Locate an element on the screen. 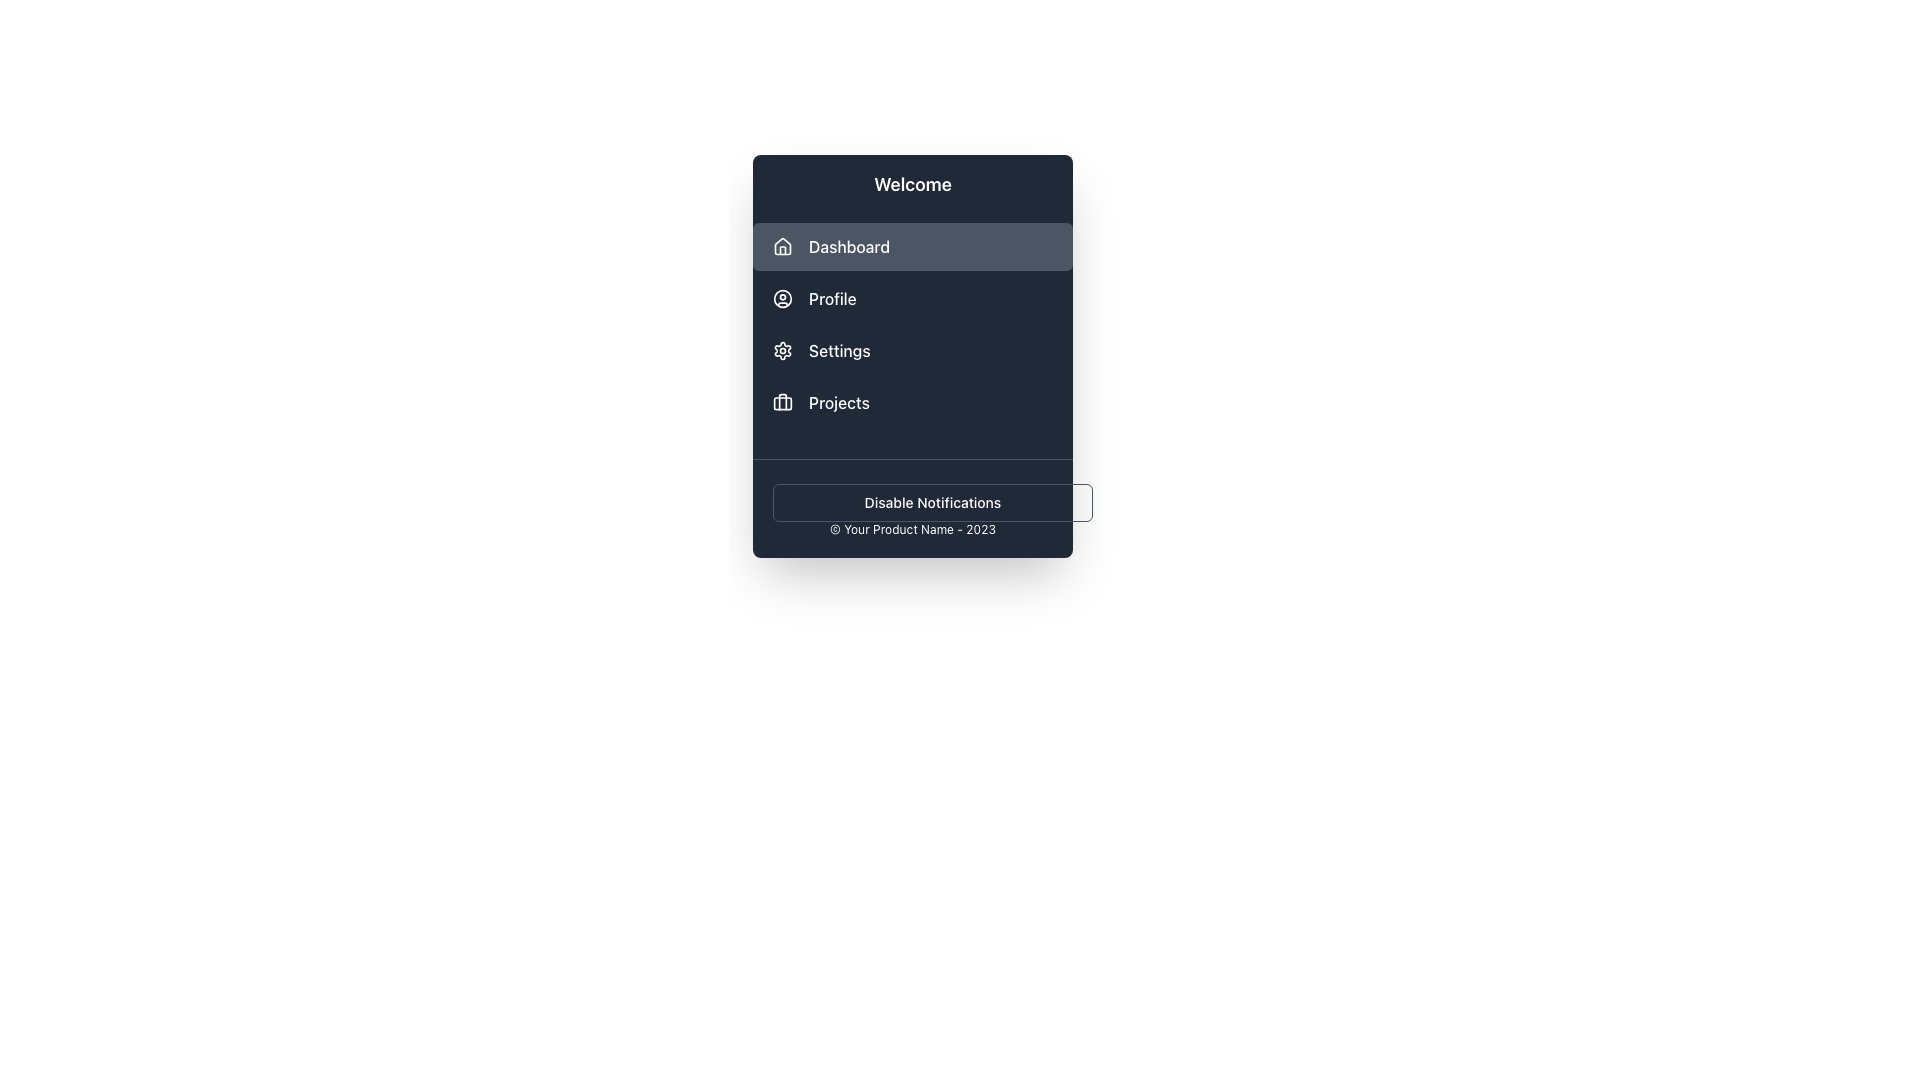  the cogwheel icon located next to the 'Settings' label in the vertical navigation menu is located at coordinates (781, 350).